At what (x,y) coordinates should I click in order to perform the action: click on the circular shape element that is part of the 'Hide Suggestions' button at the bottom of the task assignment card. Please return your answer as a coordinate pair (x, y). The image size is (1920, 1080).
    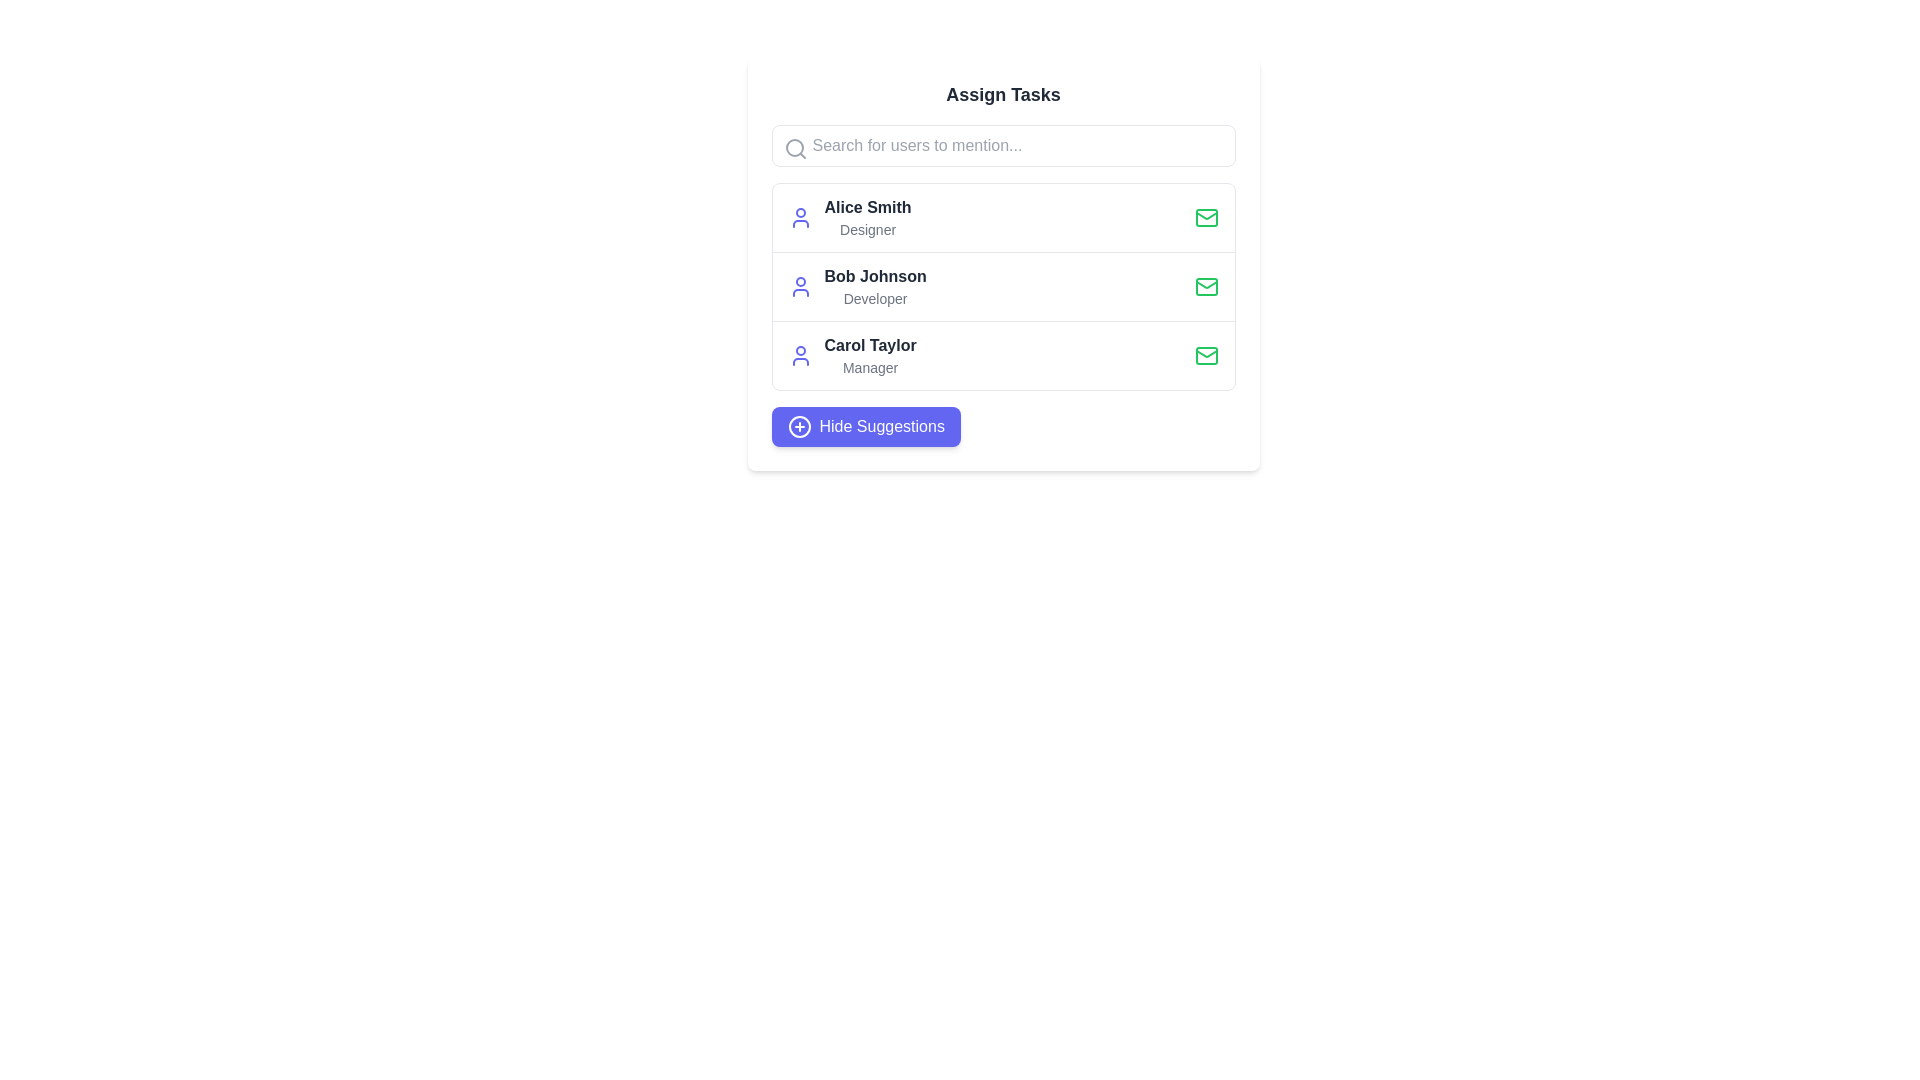
    Looking at the image, I should click on (798, 426).